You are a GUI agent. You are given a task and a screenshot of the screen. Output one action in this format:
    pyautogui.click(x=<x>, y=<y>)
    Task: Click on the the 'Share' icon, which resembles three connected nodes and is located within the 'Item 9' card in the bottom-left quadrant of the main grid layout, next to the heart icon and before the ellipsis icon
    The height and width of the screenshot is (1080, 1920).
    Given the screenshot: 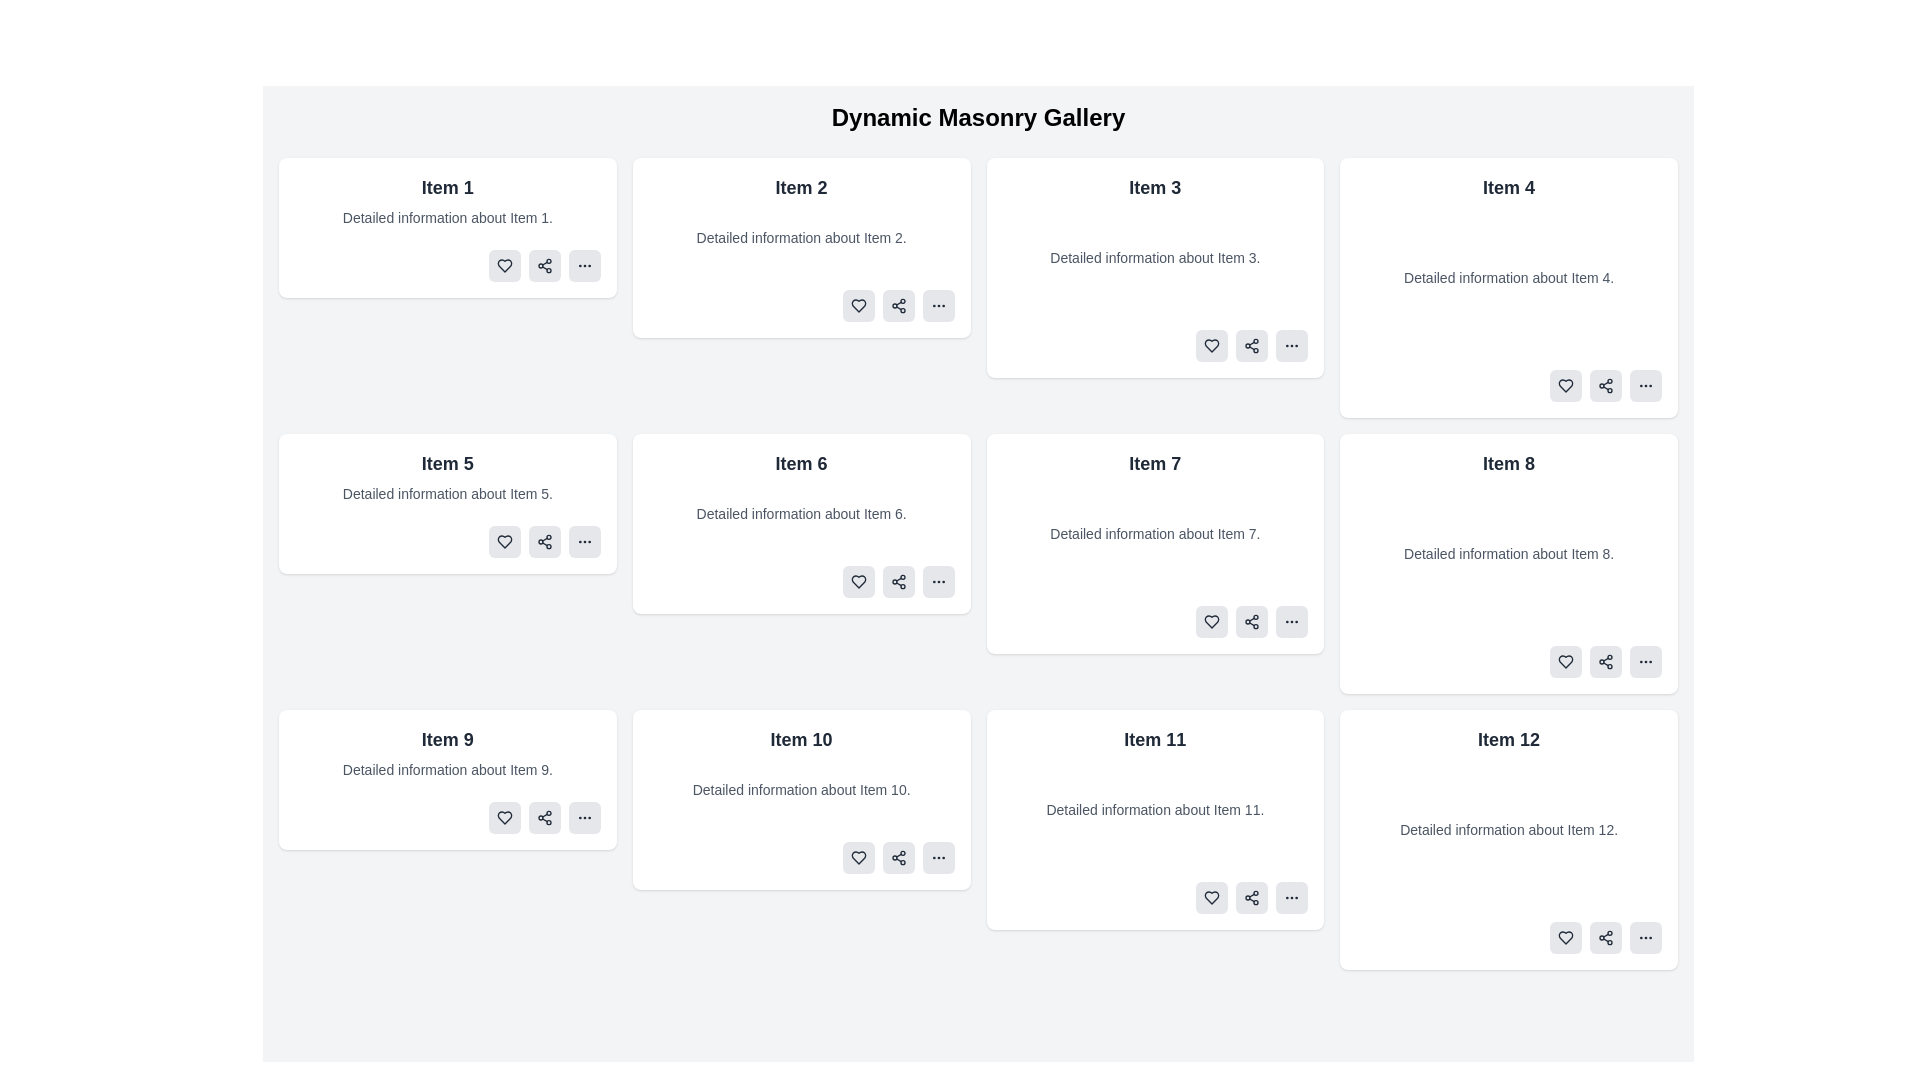 What is the action you would take?
    pyautogui.click(x=544, y=817)
    